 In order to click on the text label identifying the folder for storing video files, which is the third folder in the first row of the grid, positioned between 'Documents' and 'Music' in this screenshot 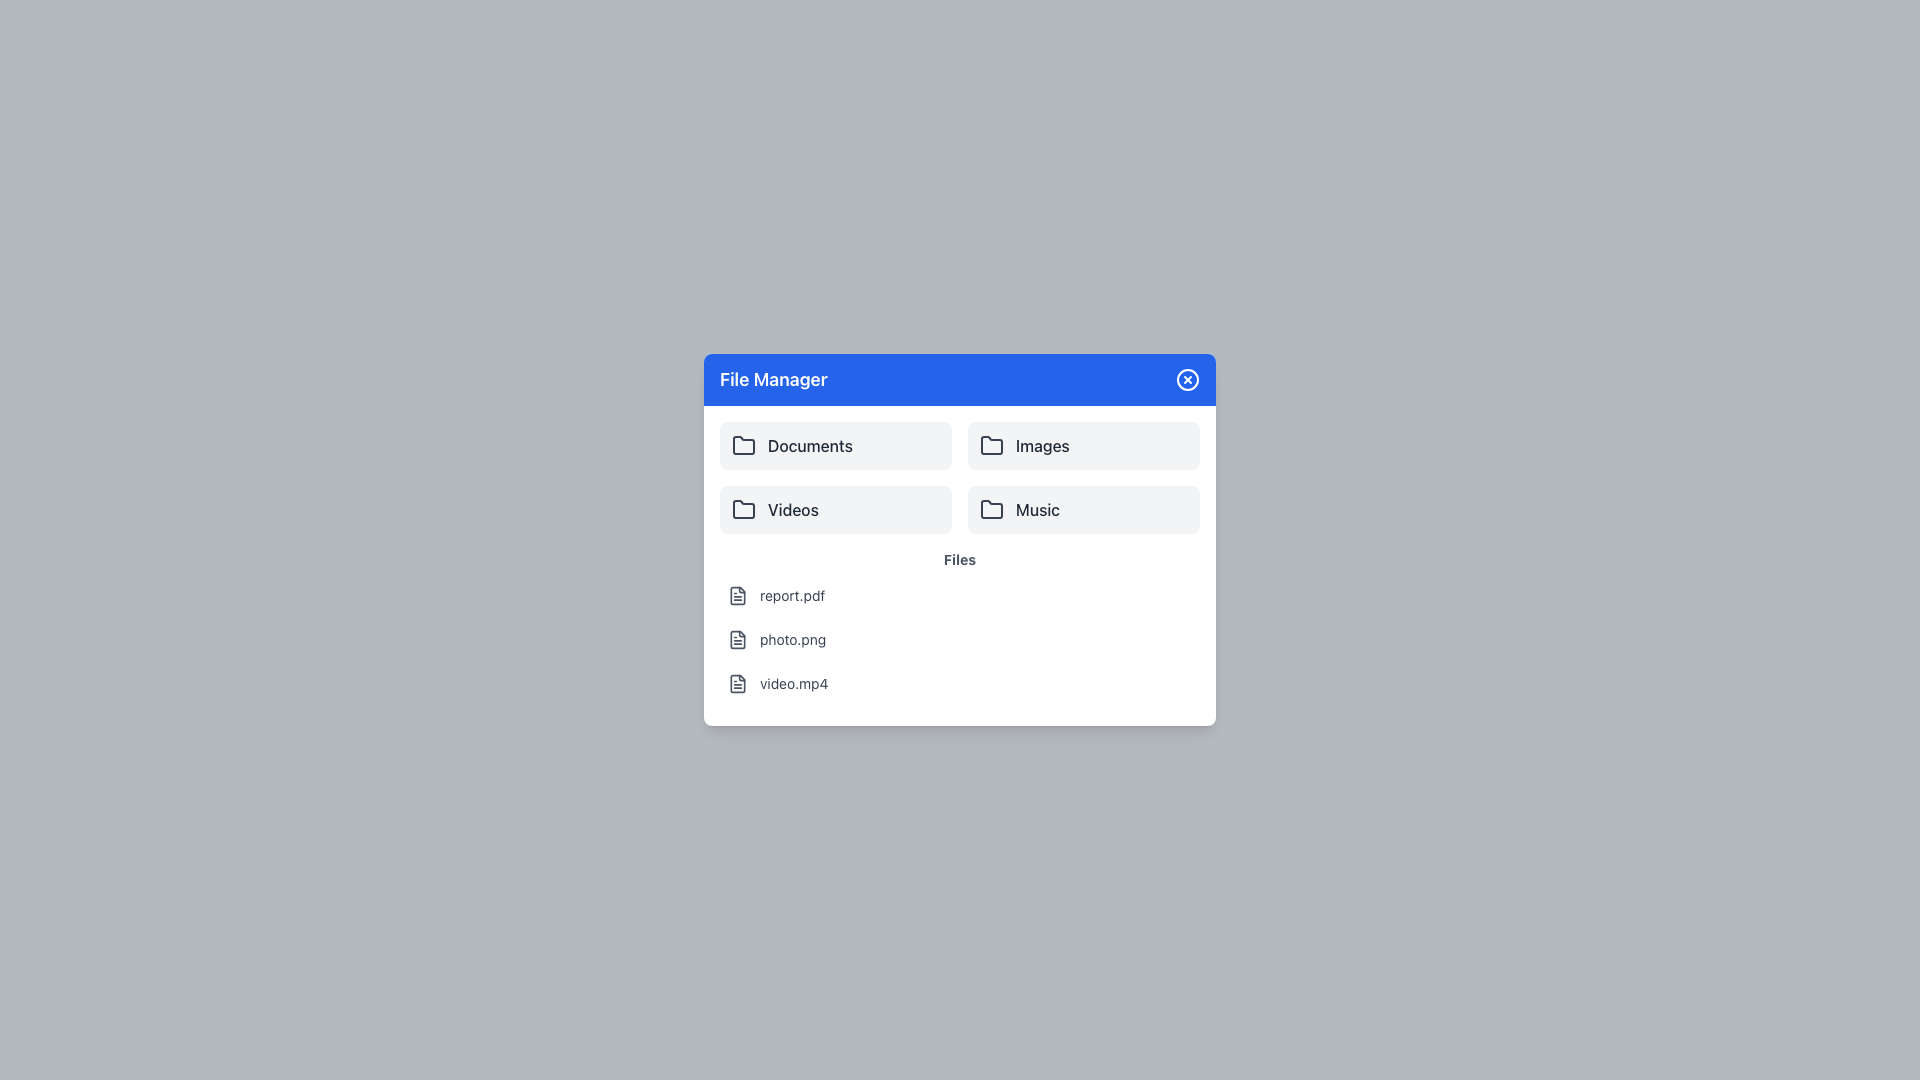, I will do `click(792, 508)`.